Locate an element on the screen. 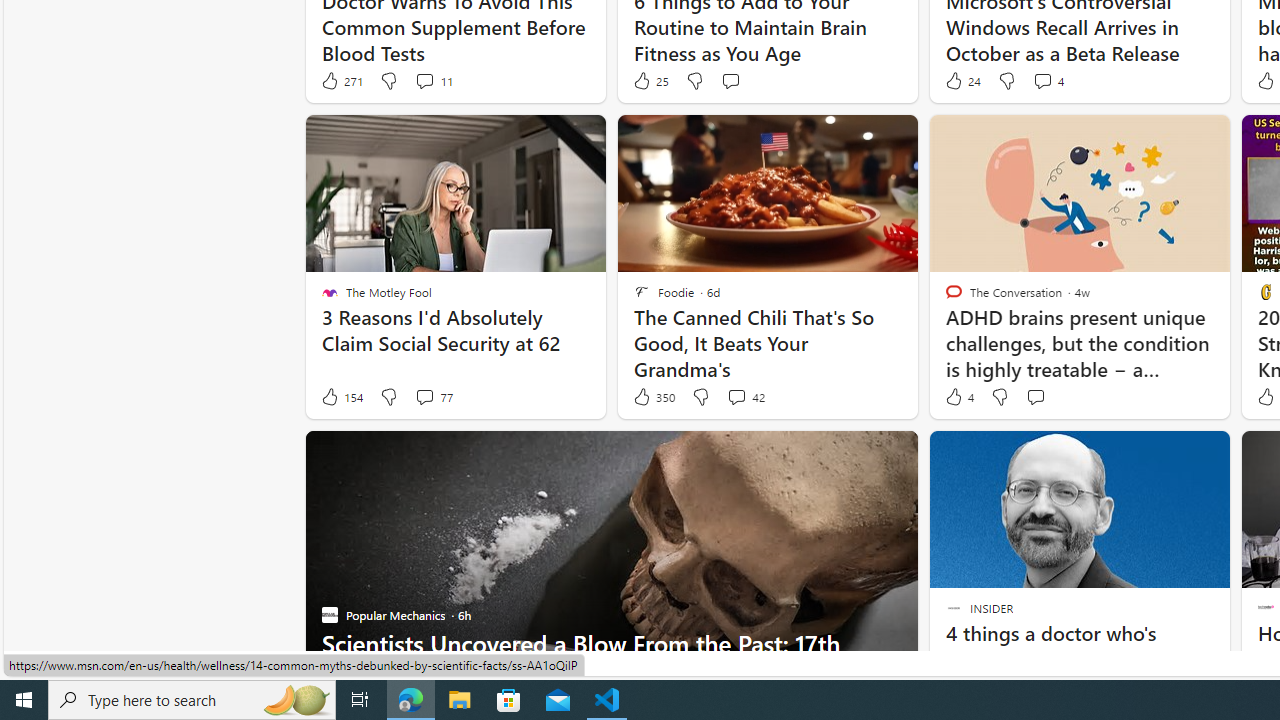  'View comments 11 Comment' is located at coordinates (432, 80).